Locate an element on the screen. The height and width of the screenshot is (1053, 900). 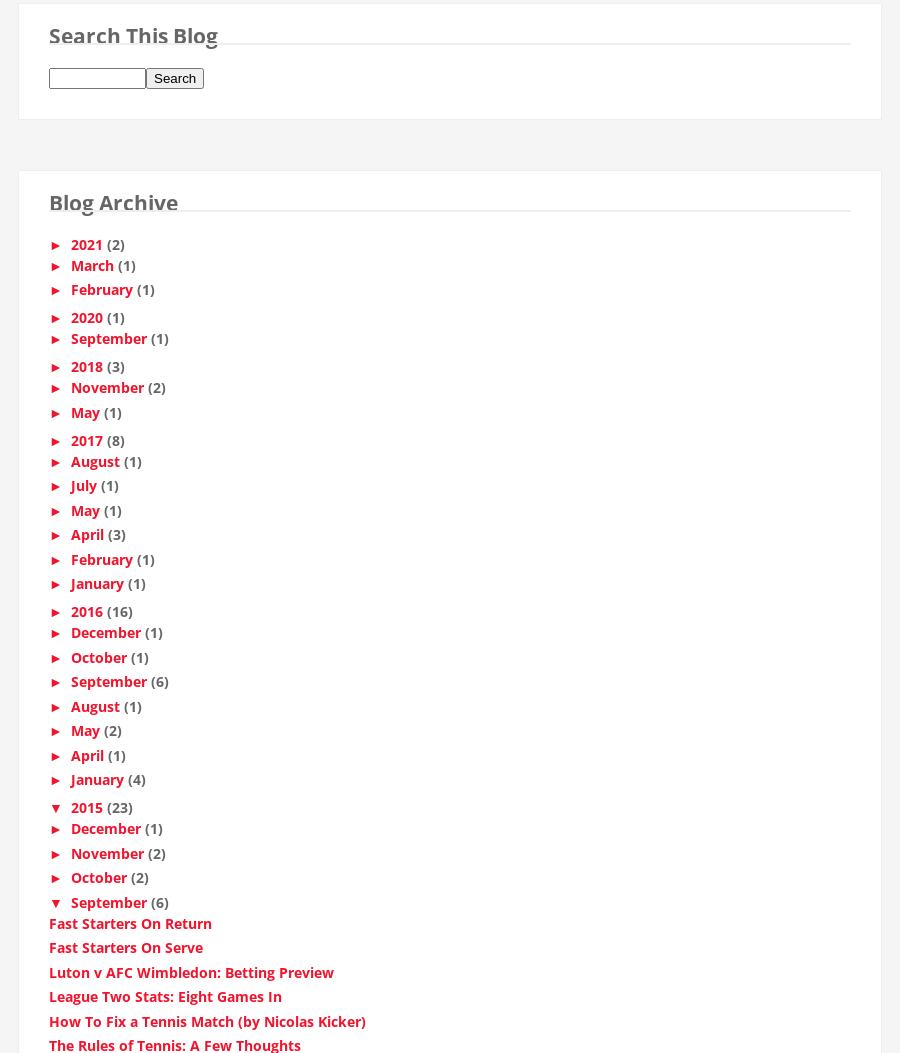
'March' is located at coordinates (92, 271).